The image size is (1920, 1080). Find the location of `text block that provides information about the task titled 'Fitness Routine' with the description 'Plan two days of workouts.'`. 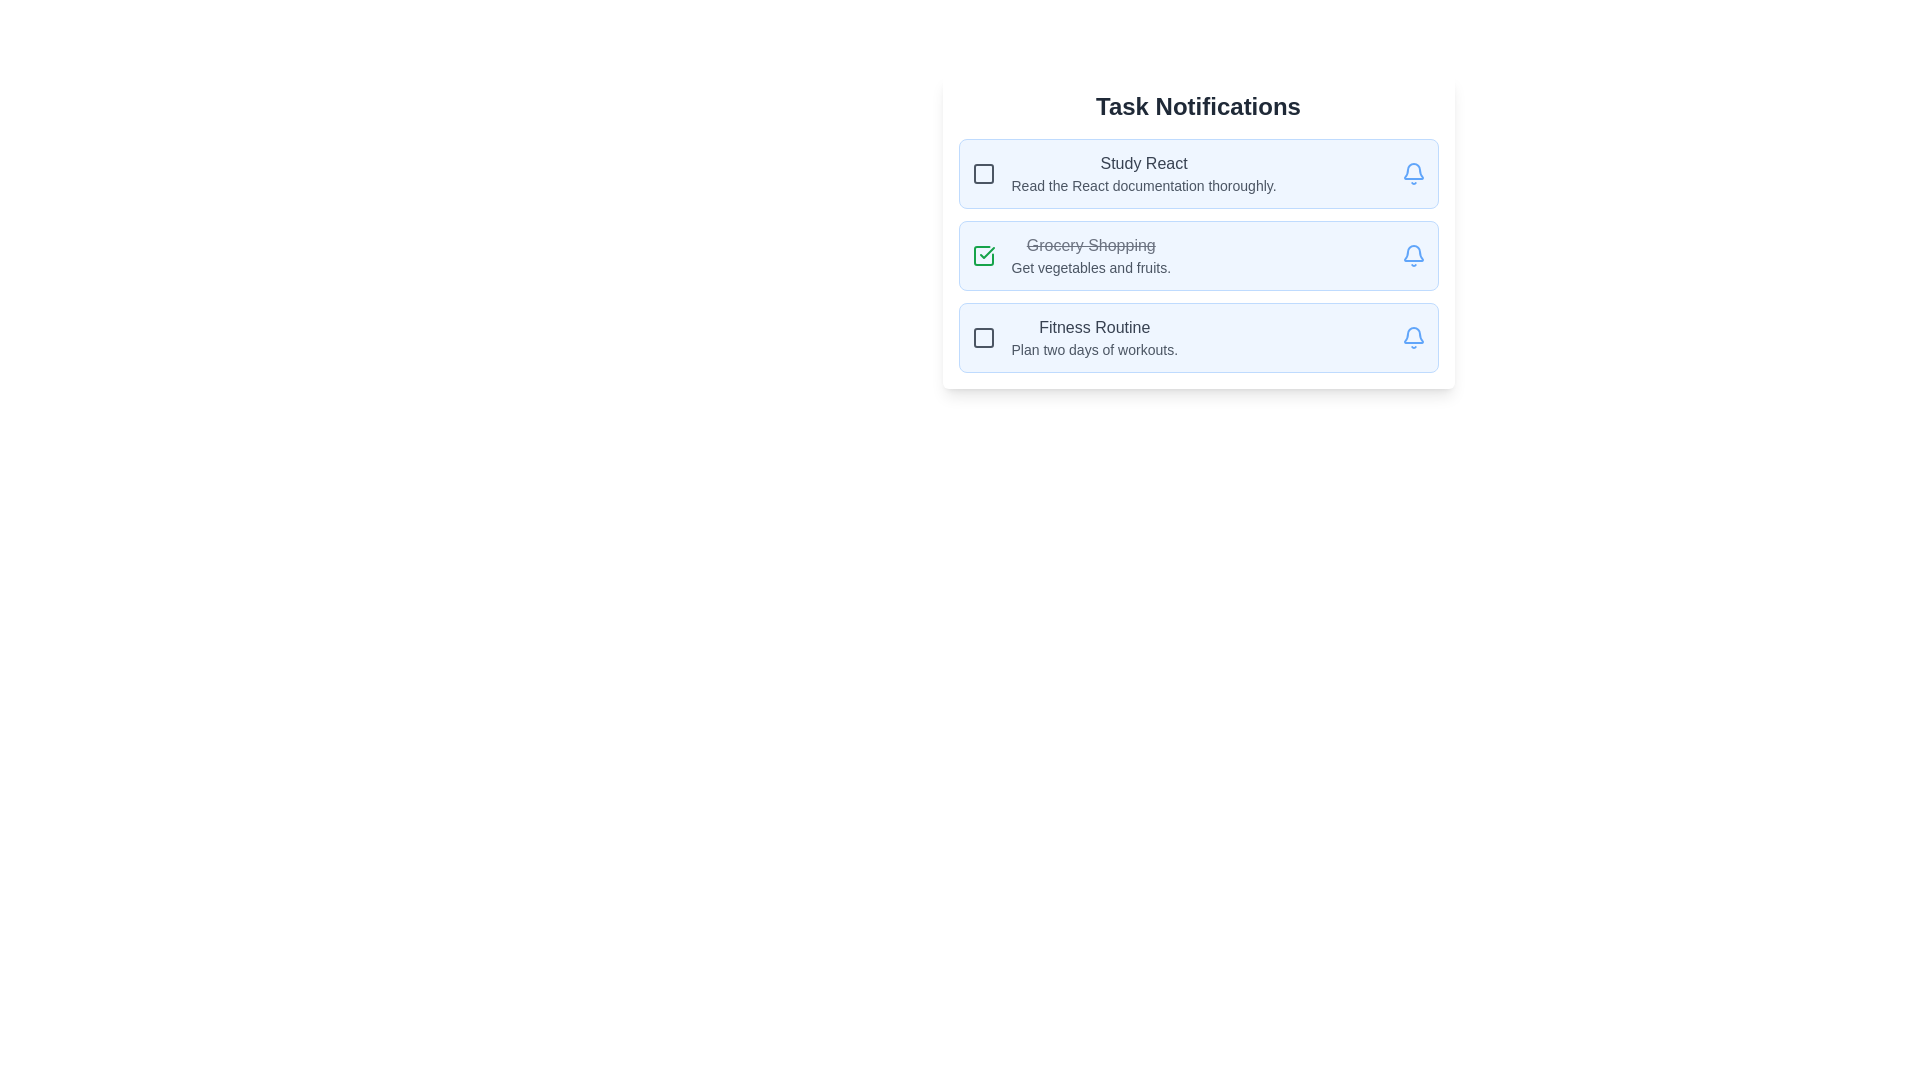

text block that provides information about the task titled 'Fitness Routine' with the description 'Plan two days of workouts.' is located at coordinates (1093, 337).